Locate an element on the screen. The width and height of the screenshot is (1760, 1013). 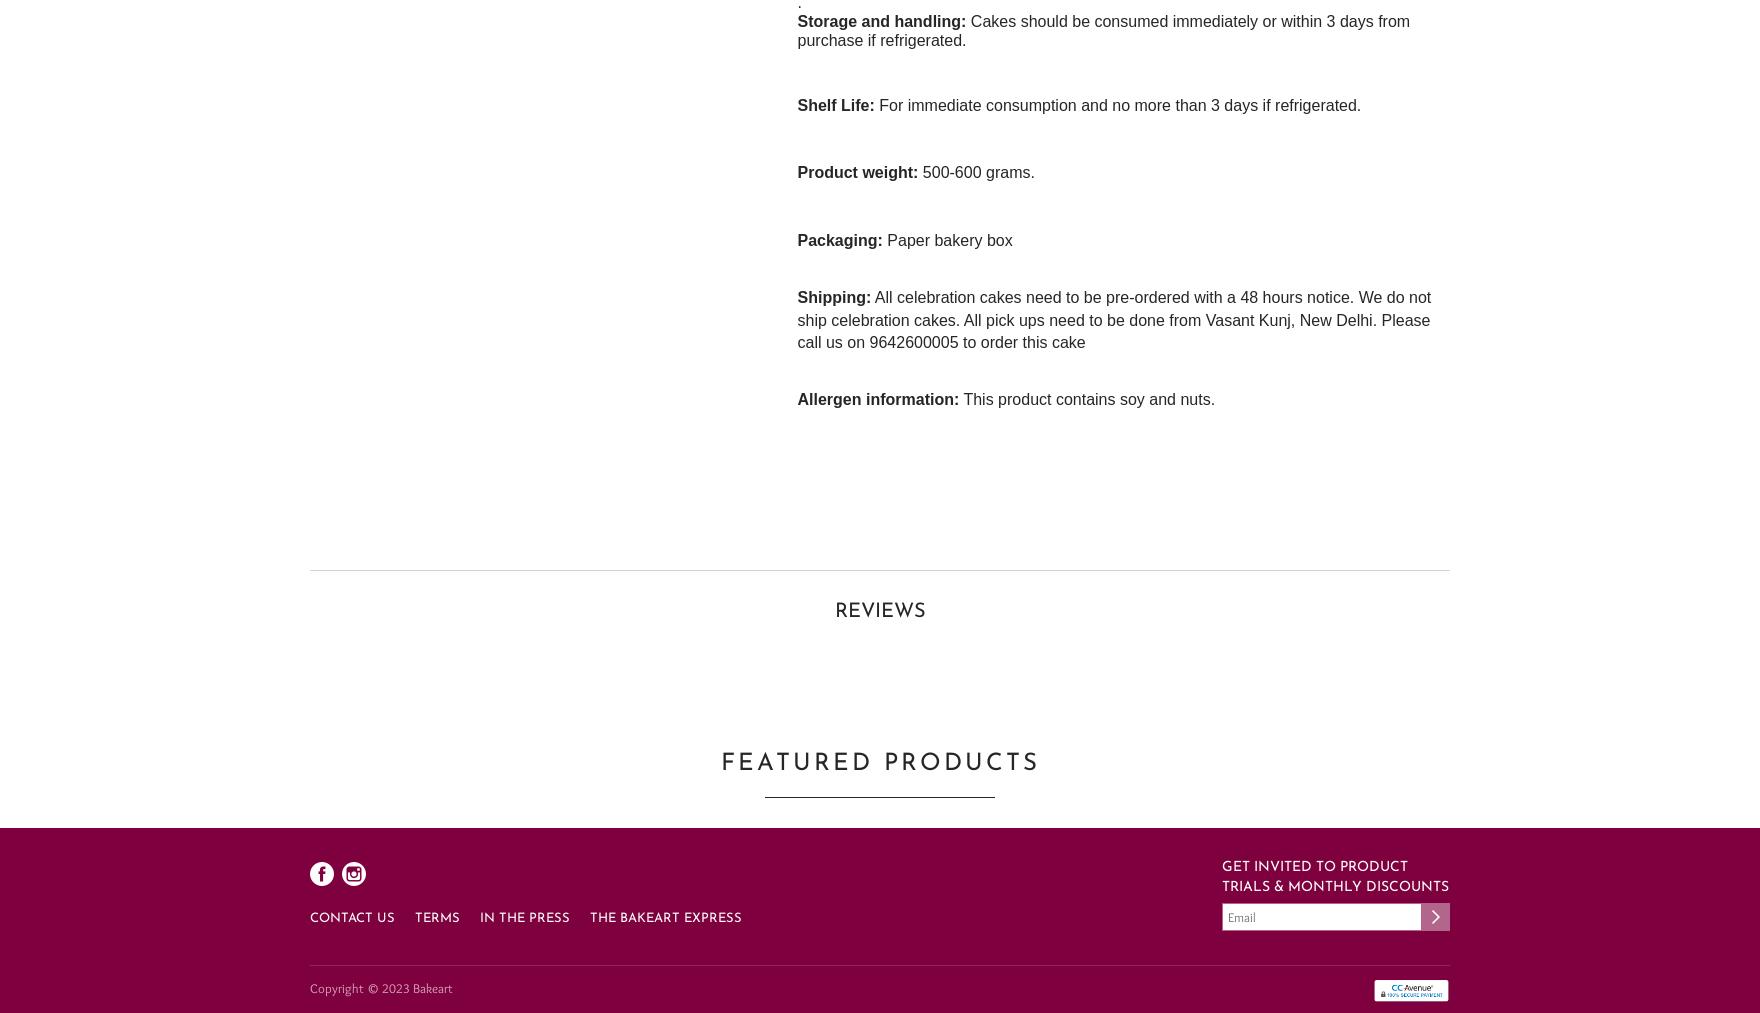
'Product weight:' is located at coordinates (856, 172).